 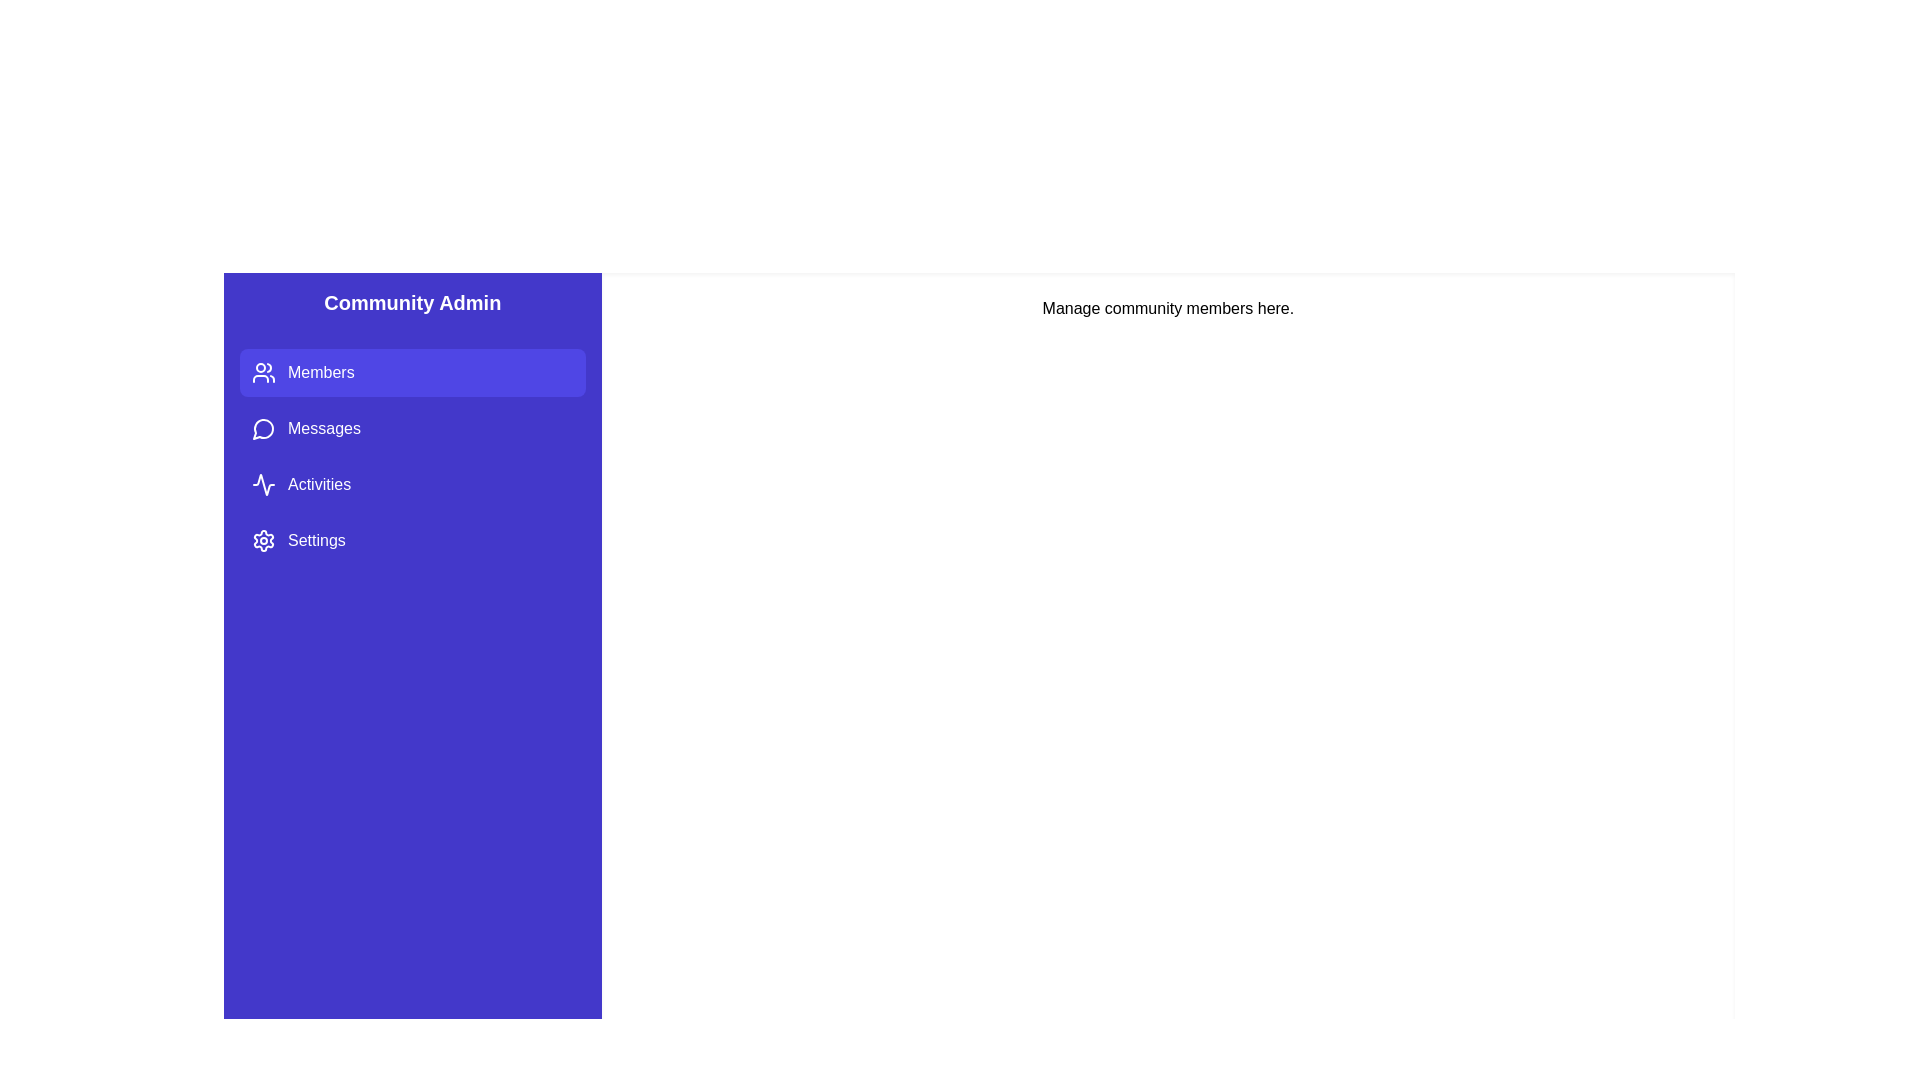 I want to click on the 'Messages' icon located in the sidebar menu, positioned to the left of the text 'Messages', so click(x=263, y=427).